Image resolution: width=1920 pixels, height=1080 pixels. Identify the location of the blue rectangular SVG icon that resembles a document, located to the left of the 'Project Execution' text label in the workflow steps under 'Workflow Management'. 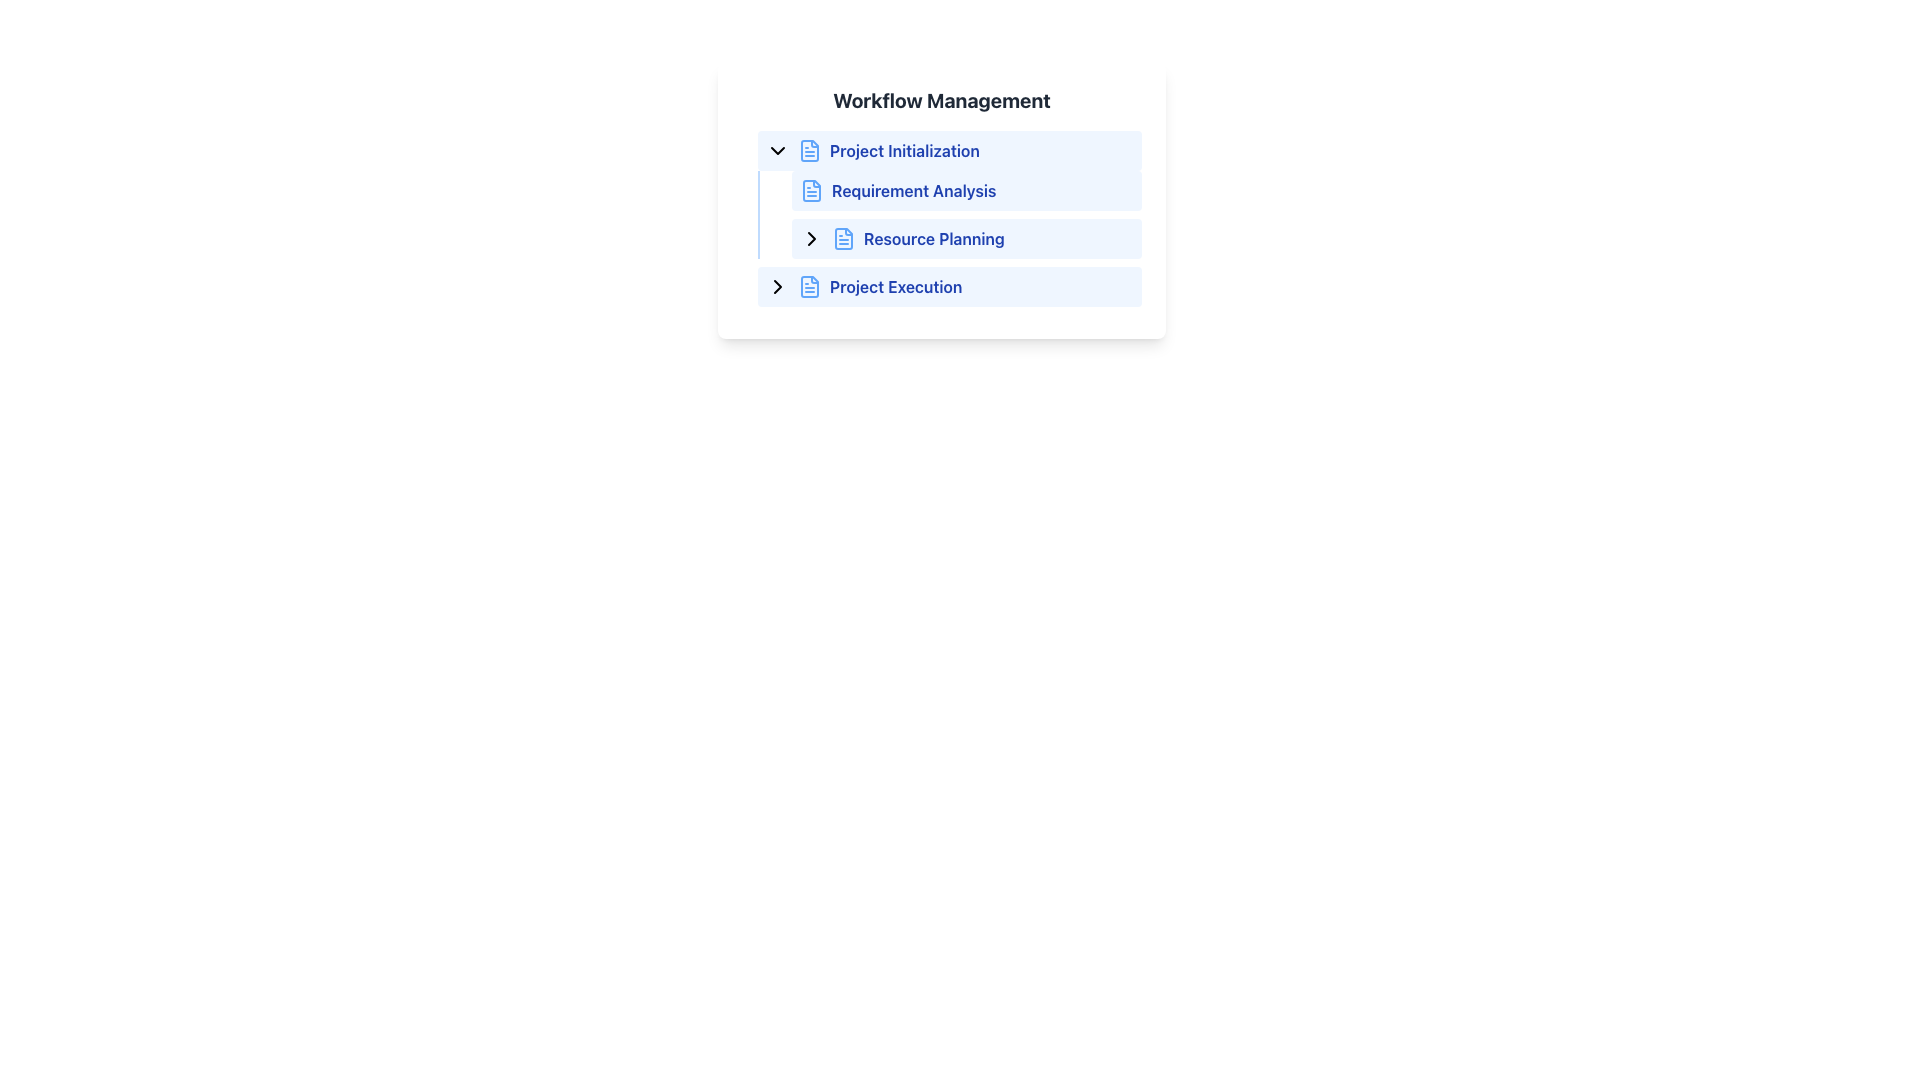
(810, 286).